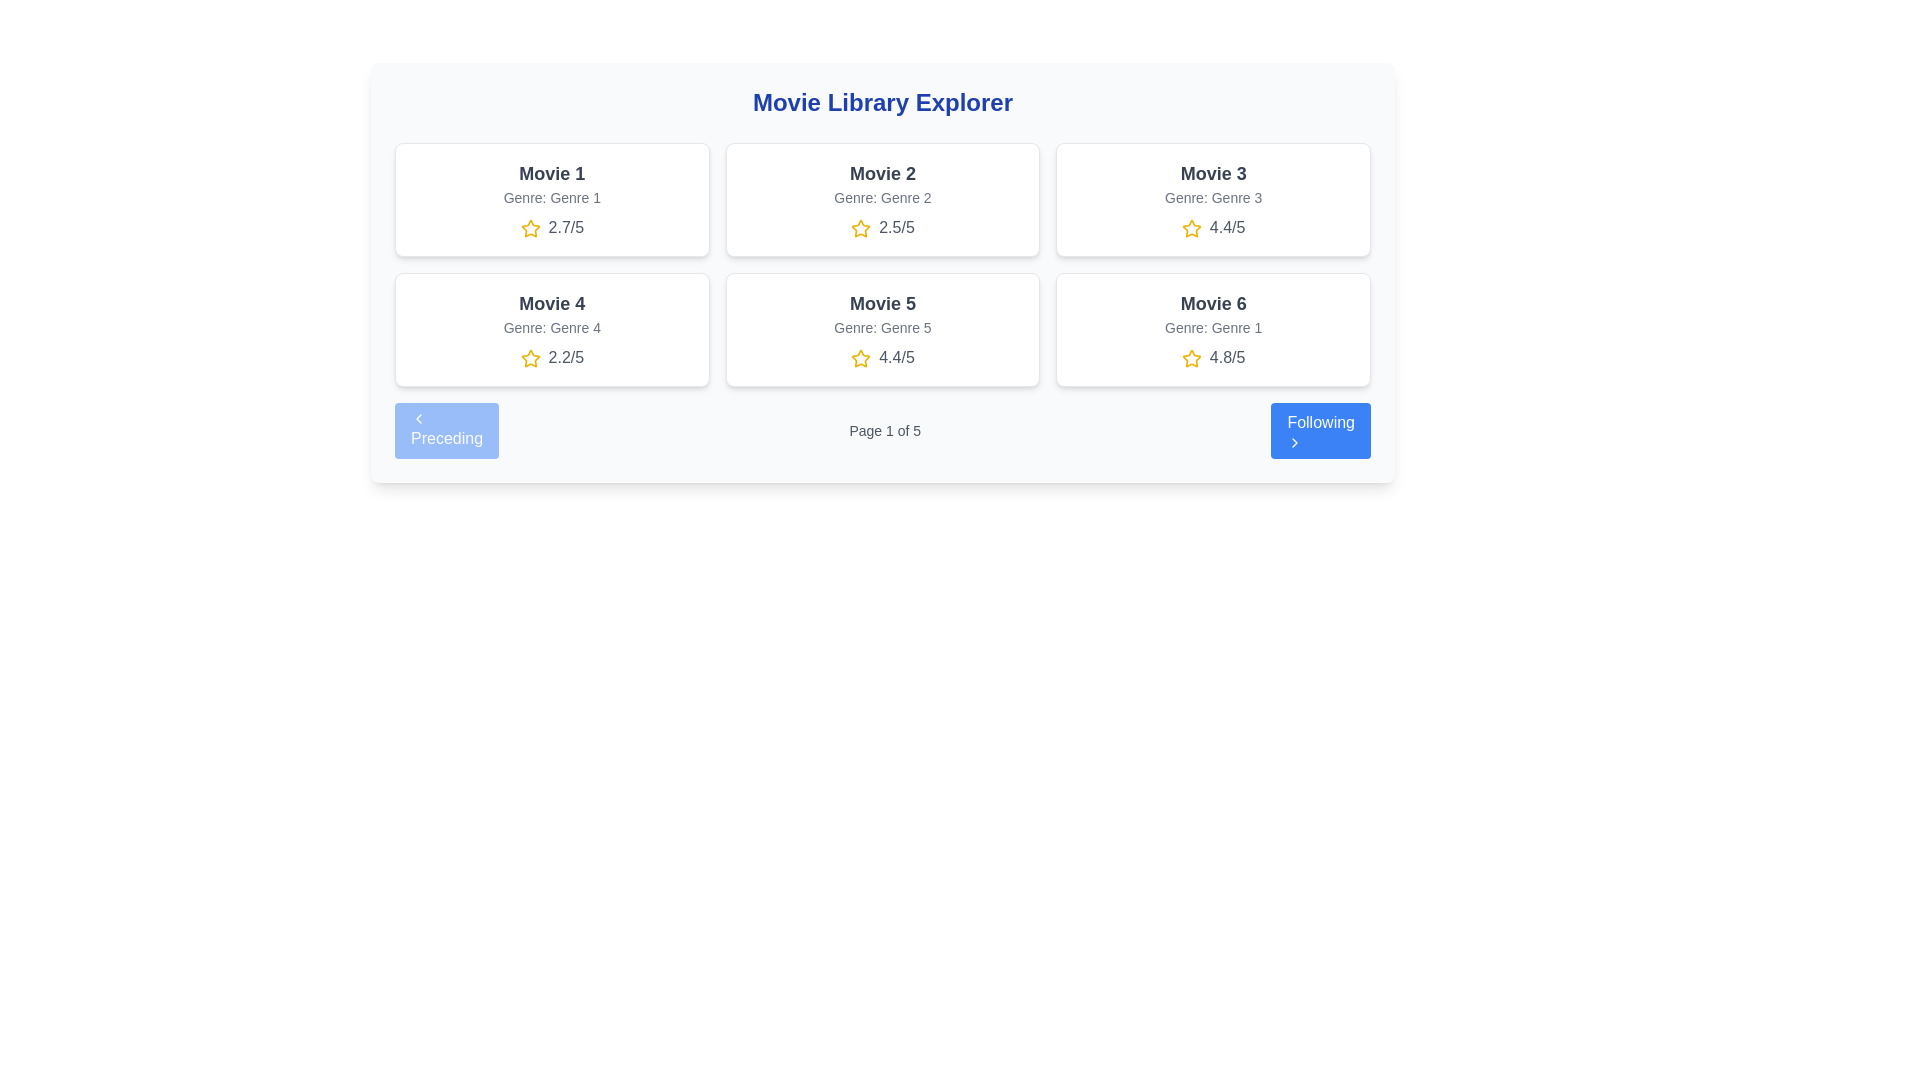 The image size is (1920, 1080). What do you see at coordinates (565, 226) in the screenshot?
I see `the average rating score display text located in the top-left movie card under the 'Movie 1' title and adjacent to the yellow star icon for information` at bounding box center [565, 226].